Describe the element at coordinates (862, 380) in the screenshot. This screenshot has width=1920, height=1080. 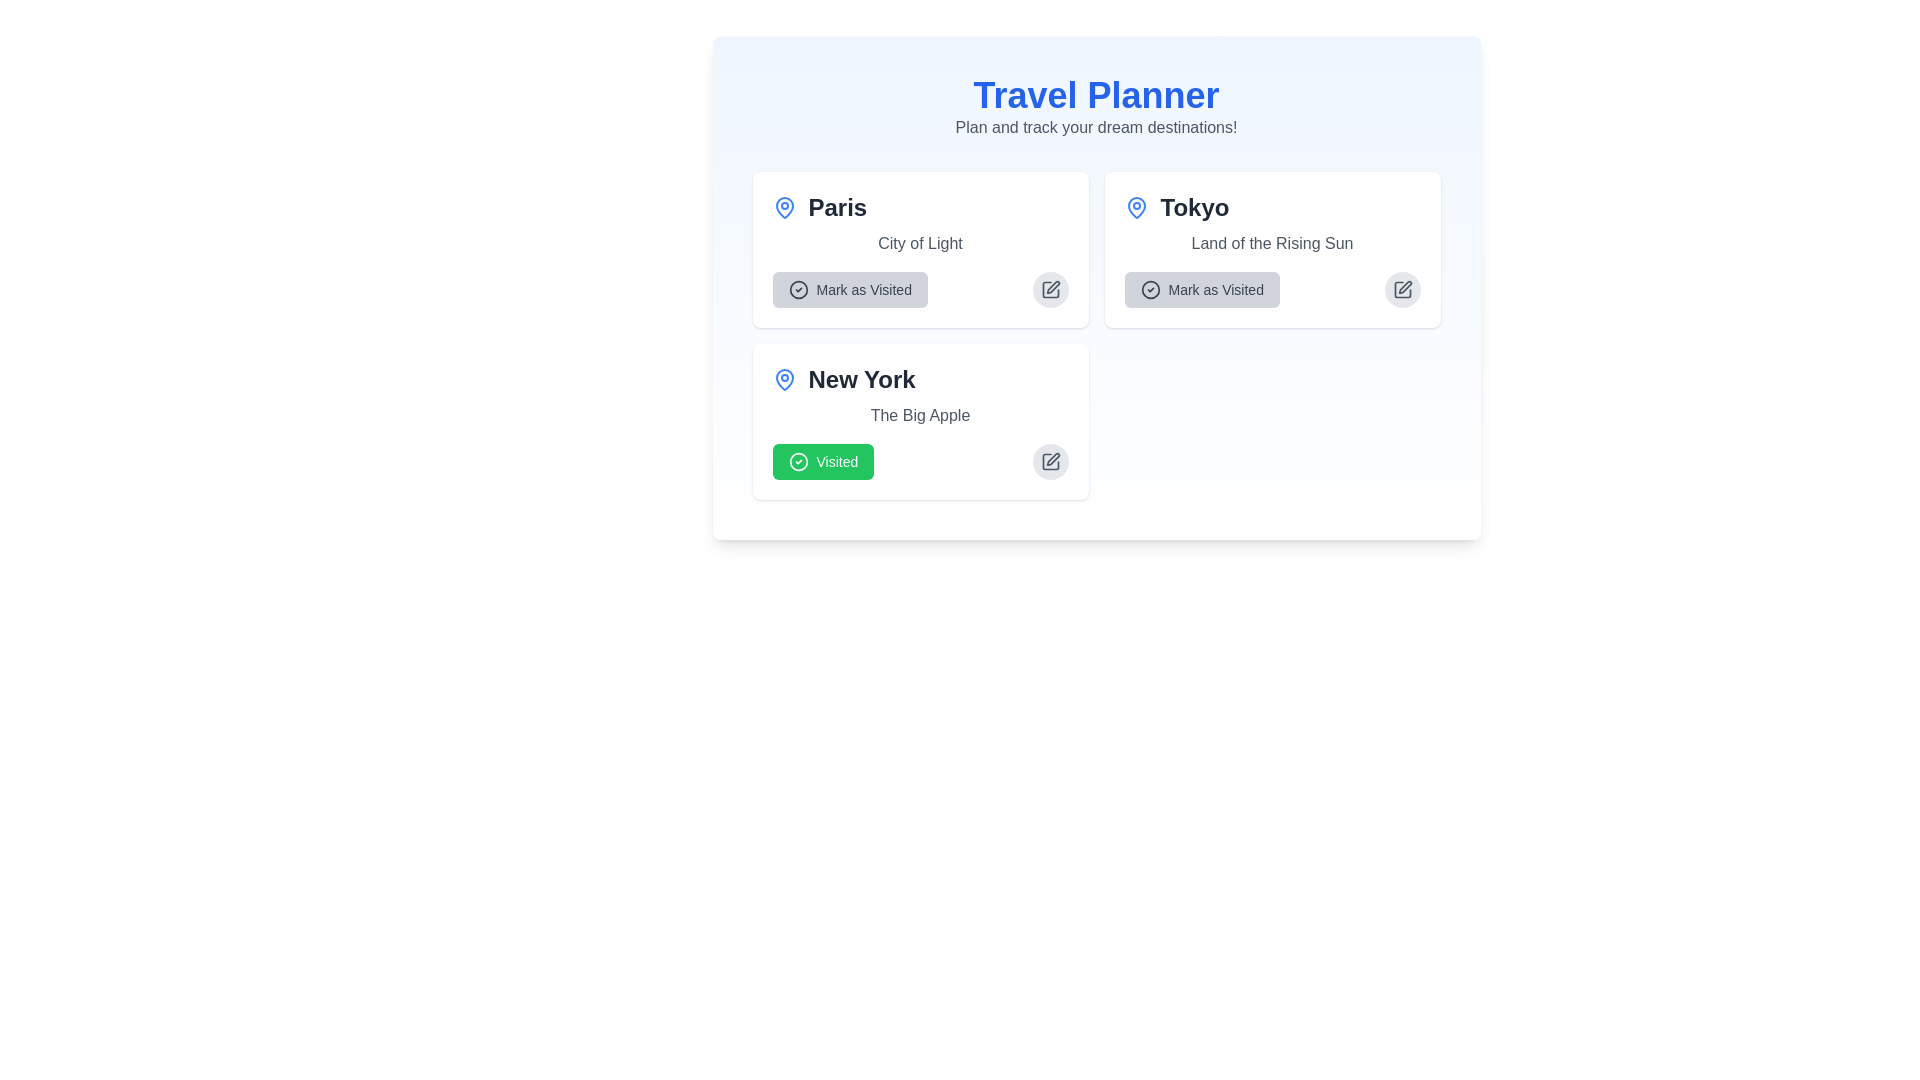
I see `the text element displaying 'New York', which is bold and large, making it a focal point in the layout` at that location.